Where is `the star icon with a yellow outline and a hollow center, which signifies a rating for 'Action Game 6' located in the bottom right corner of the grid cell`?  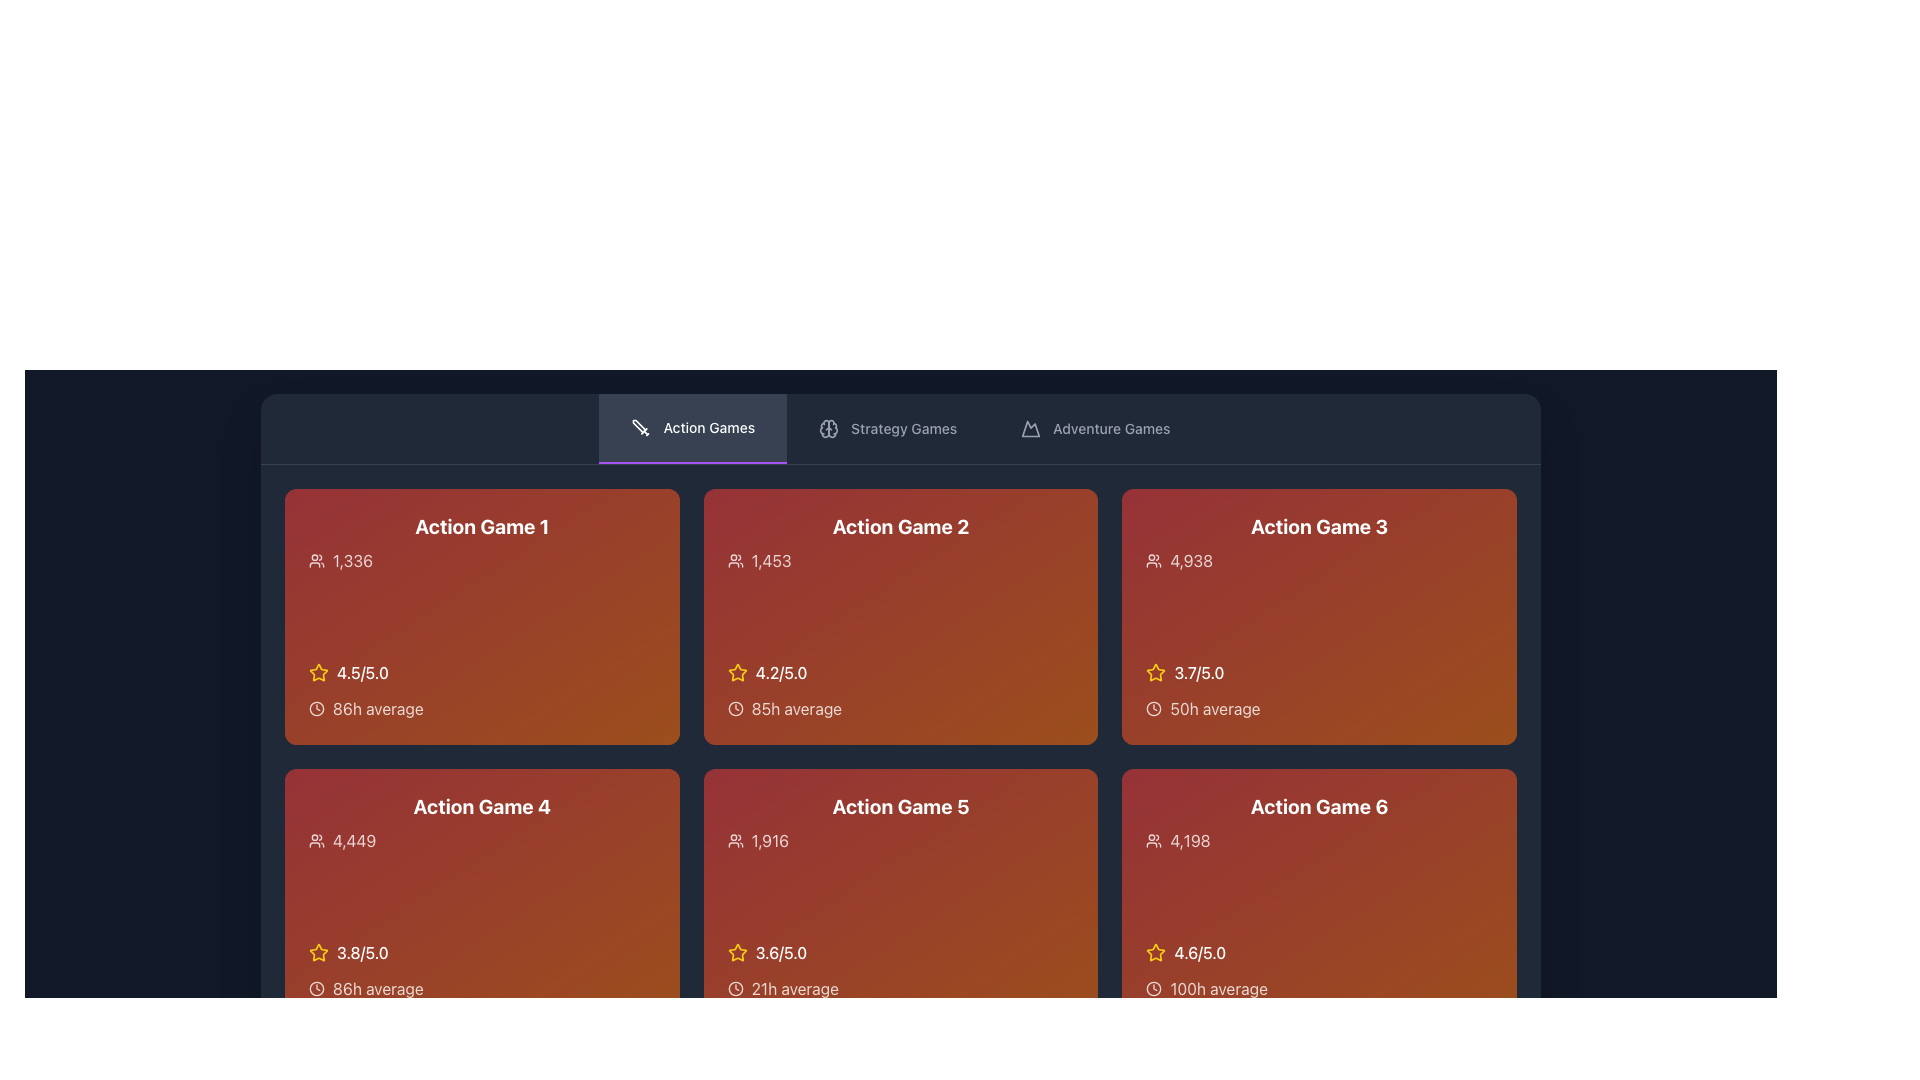
the star icon with a yellow outline and a hollow center, which signifies a rating for 'Action Game 6' located in the bottom right corner of the grid cell is located at coordinates (1156, 951).